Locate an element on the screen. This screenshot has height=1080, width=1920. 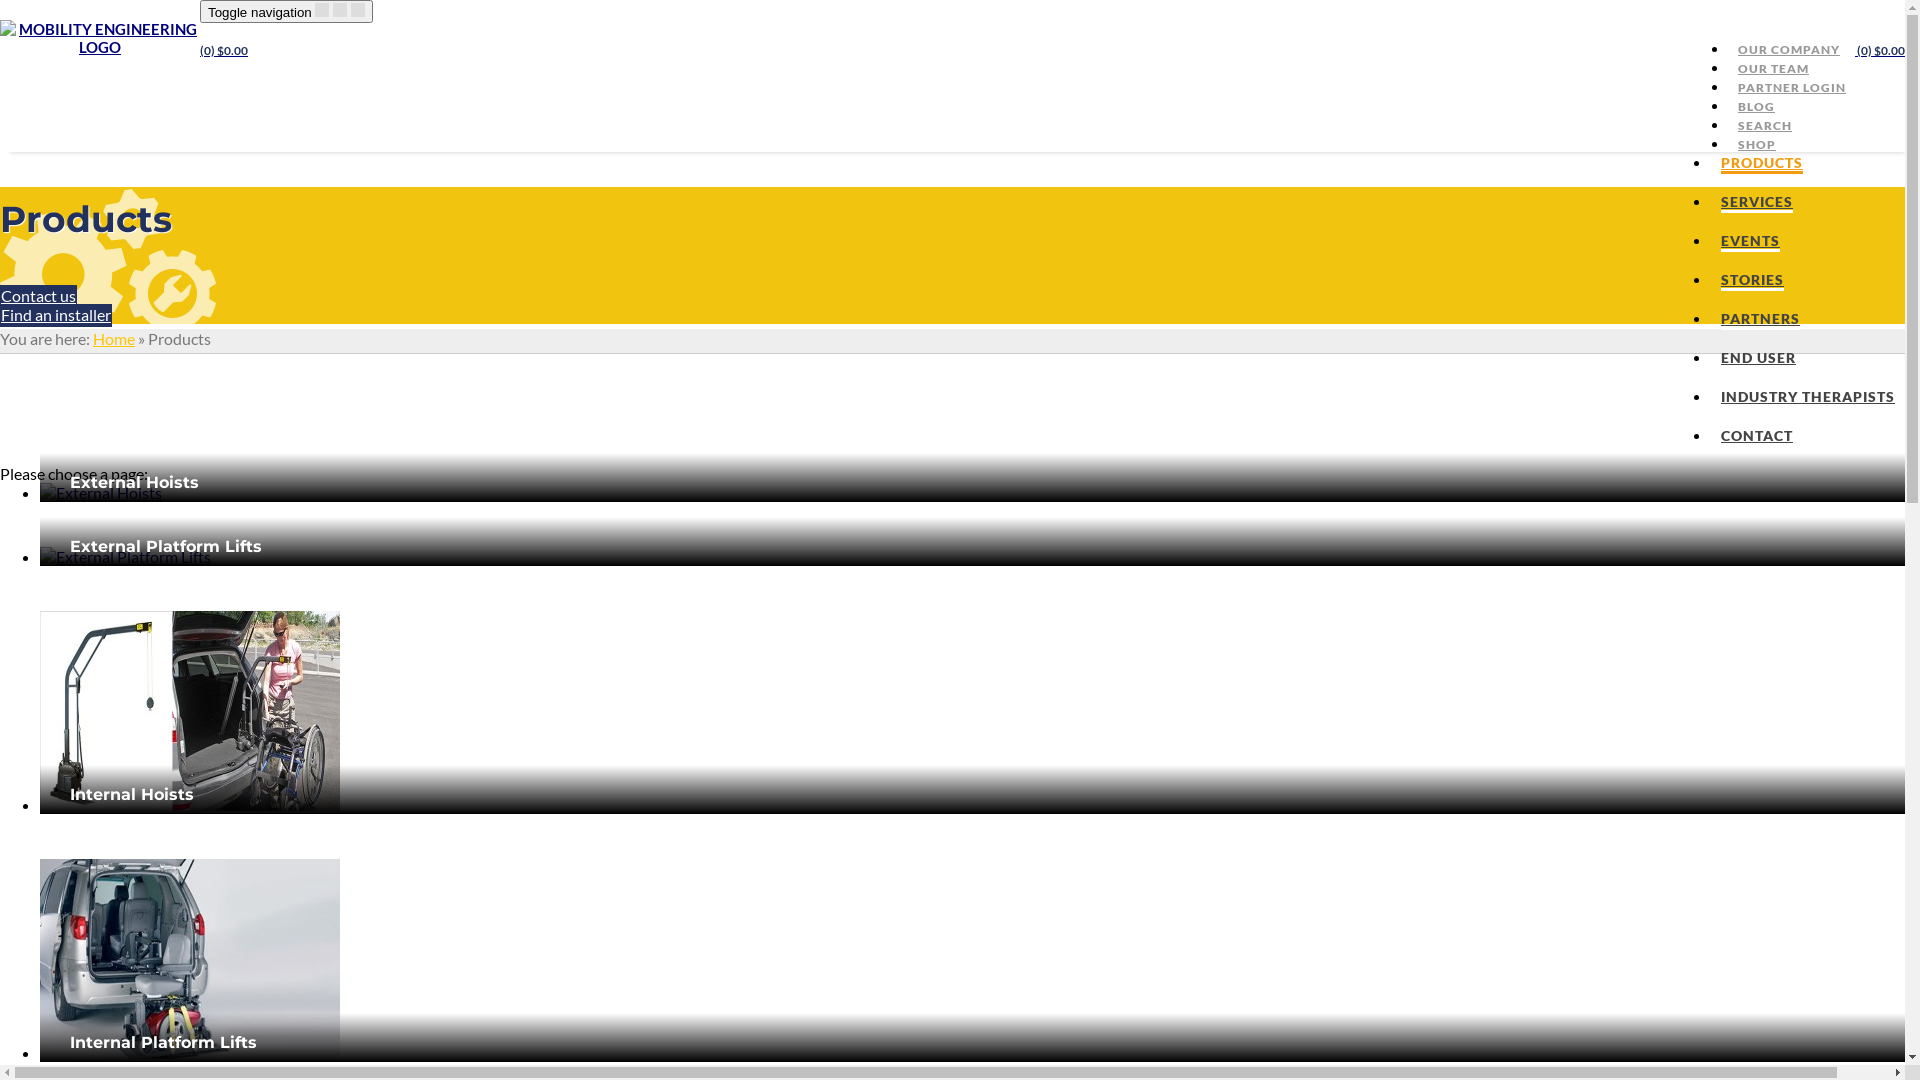
'Contact us' is located at coordinates (38, 296).